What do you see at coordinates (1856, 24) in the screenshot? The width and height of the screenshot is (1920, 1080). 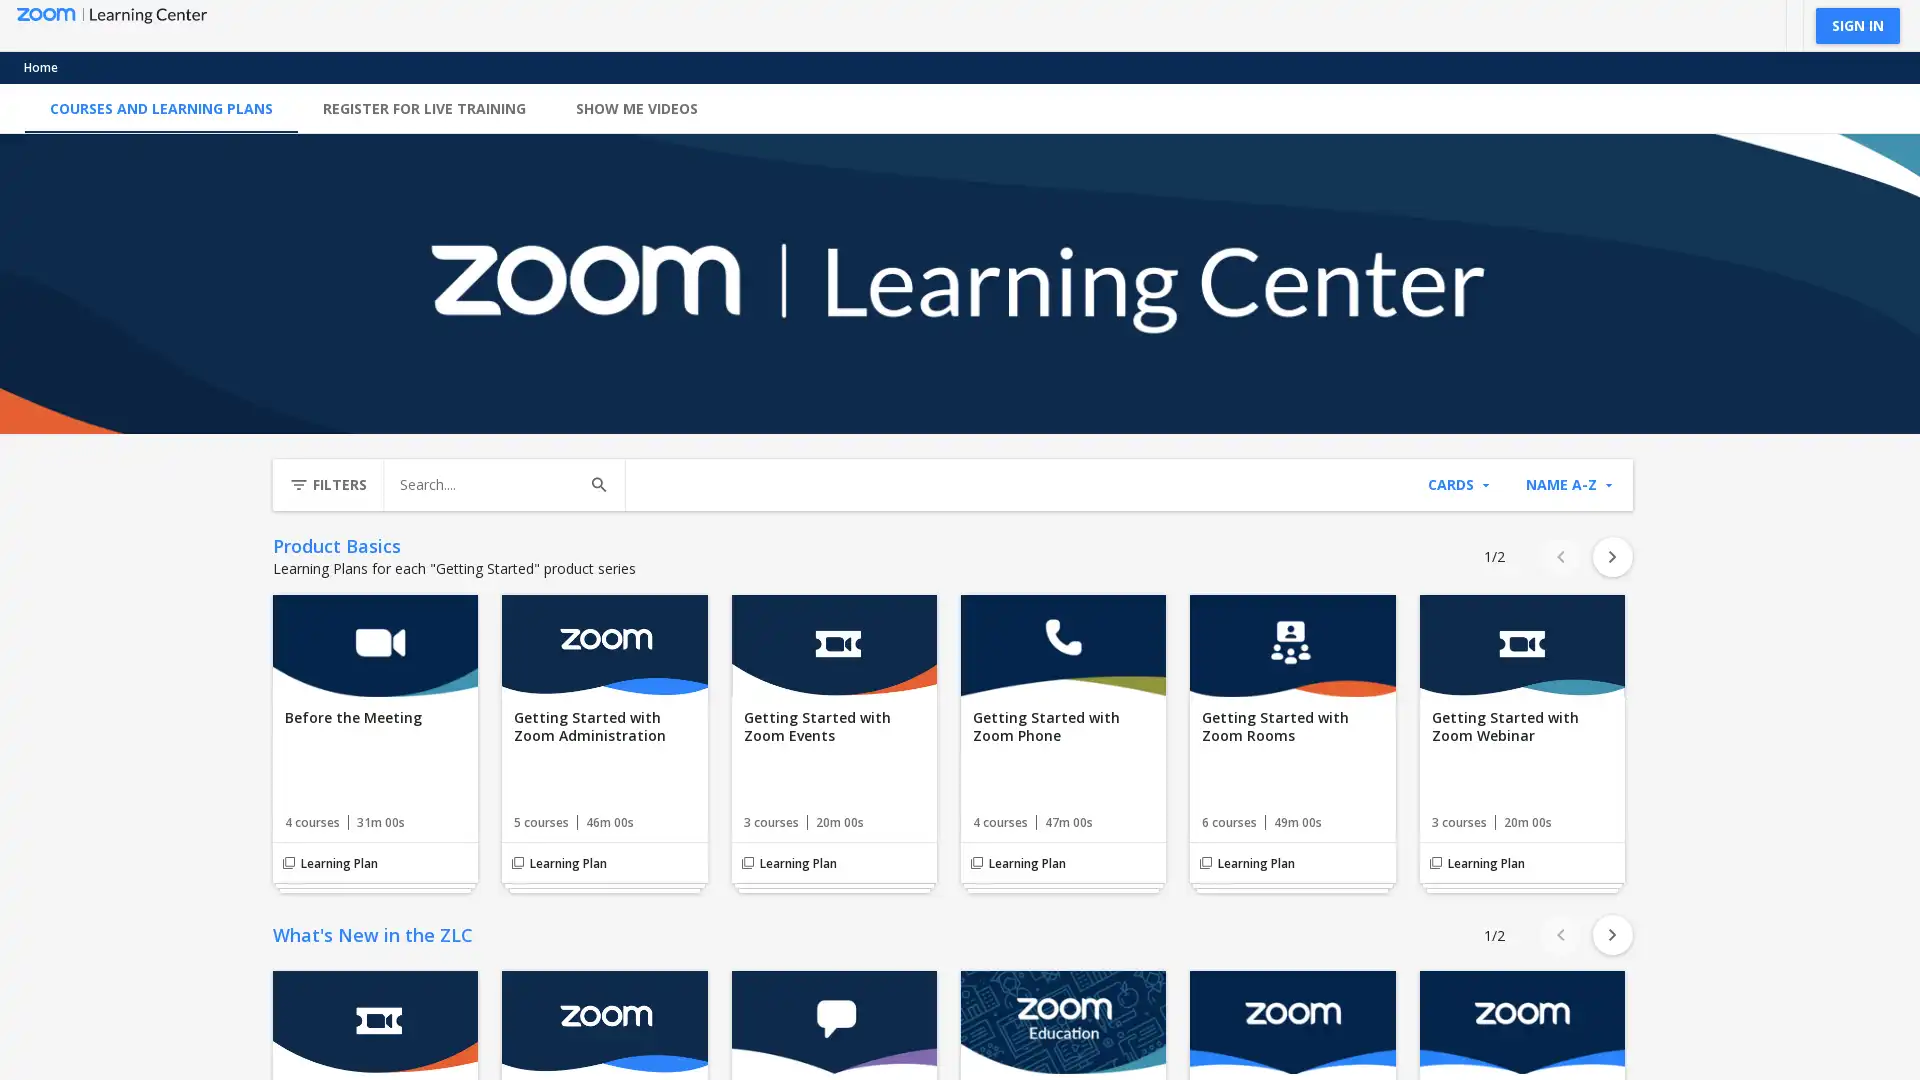 I see `SIGN IN` at bounding box center [1856, 24].